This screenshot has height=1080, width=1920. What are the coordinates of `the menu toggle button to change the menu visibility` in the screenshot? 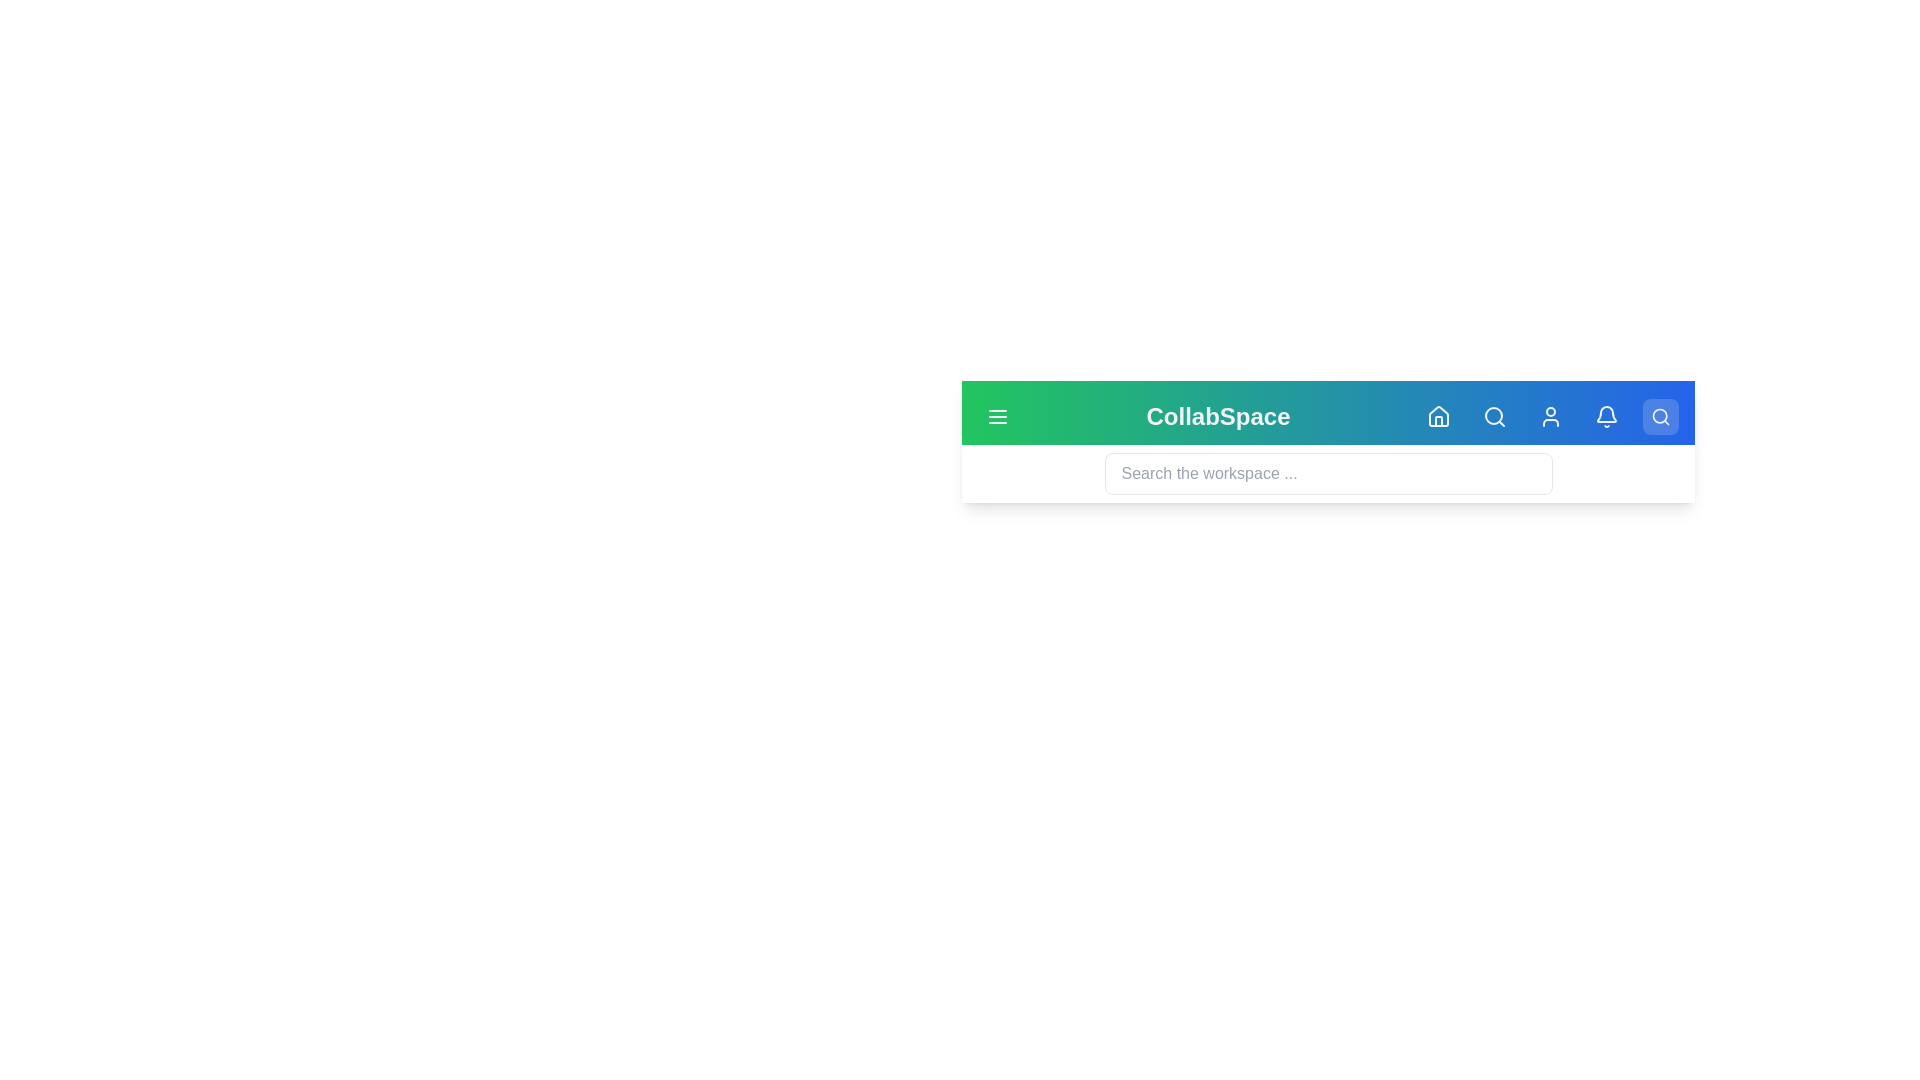 It's located at (998, 415).